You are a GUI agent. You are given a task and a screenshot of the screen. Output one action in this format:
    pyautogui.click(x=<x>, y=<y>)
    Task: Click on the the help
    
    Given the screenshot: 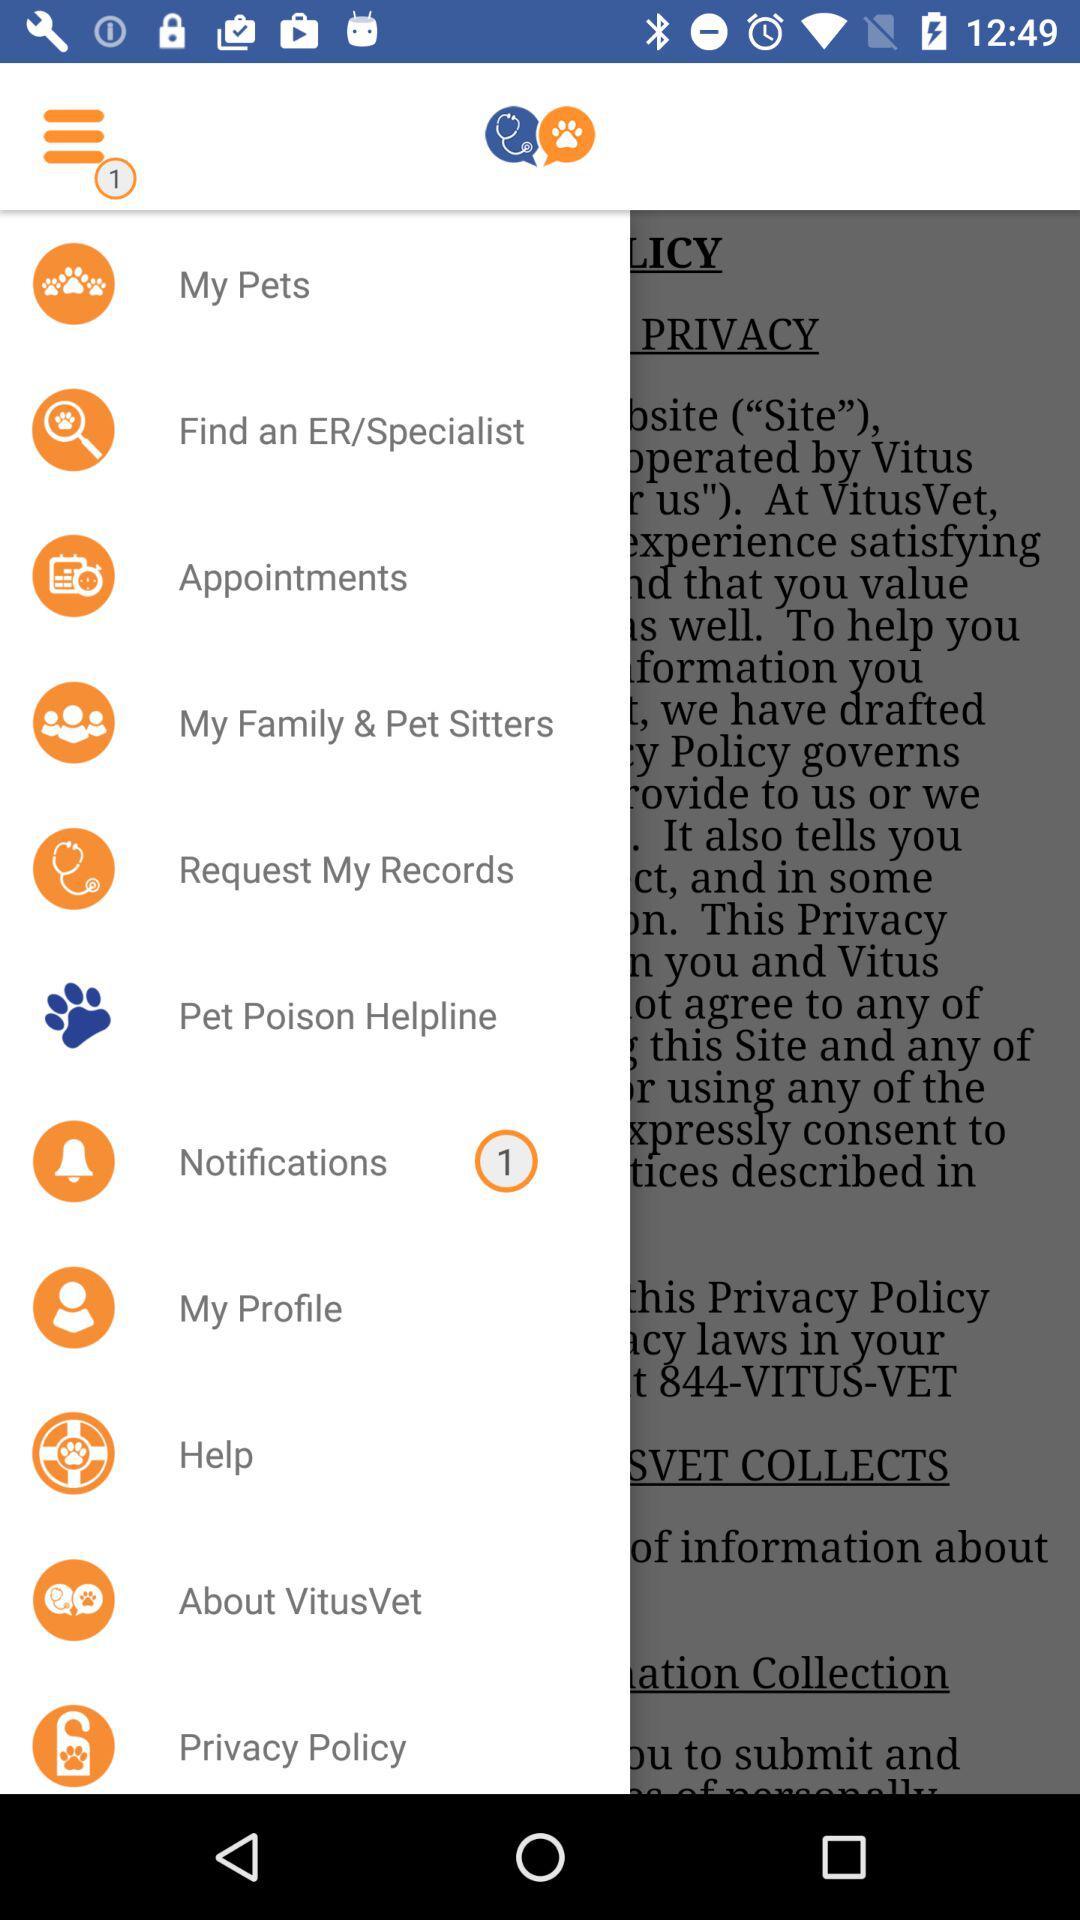 What is the action you would take?
    pyautogui.click(x=378, y=1453)
    